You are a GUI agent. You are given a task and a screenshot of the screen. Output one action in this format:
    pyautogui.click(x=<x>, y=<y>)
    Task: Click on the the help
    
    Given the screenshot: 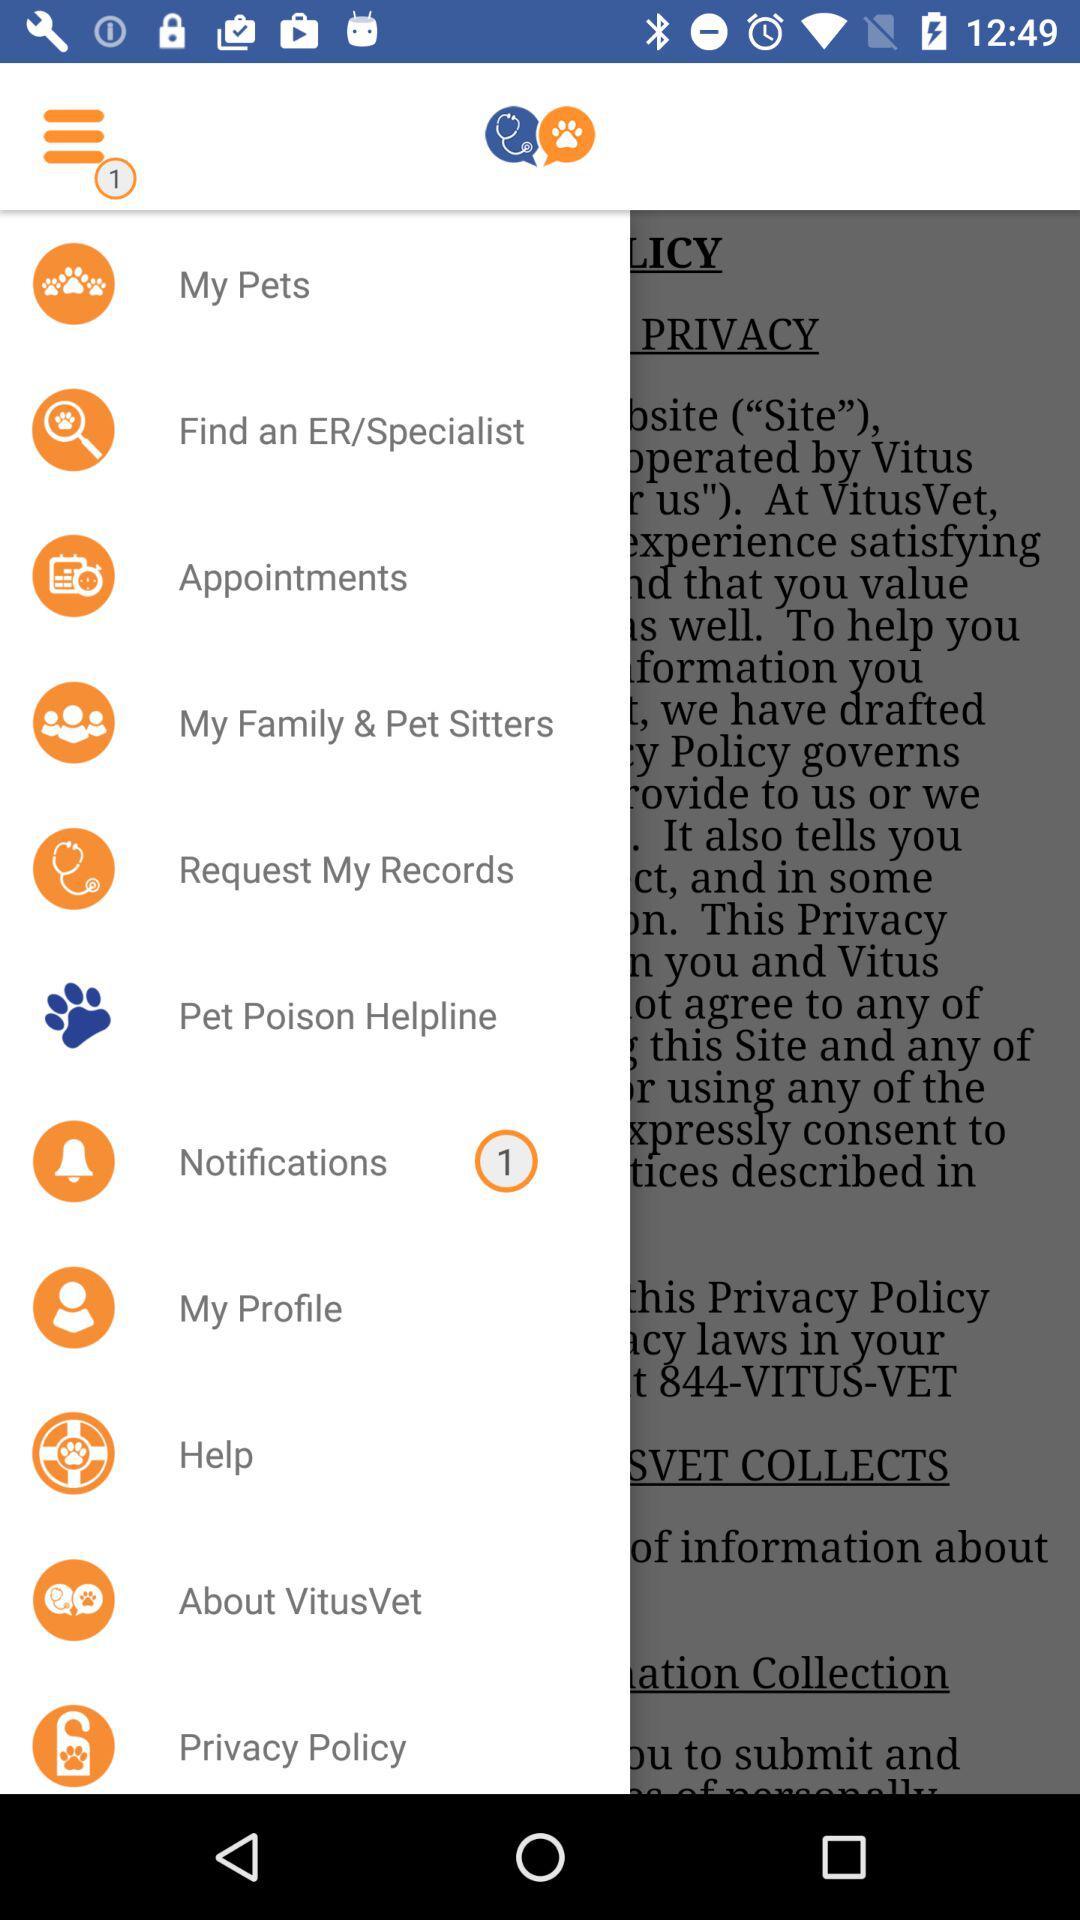 What is the action you would take?
    pyautogui.click(x=378, y=1453)
    